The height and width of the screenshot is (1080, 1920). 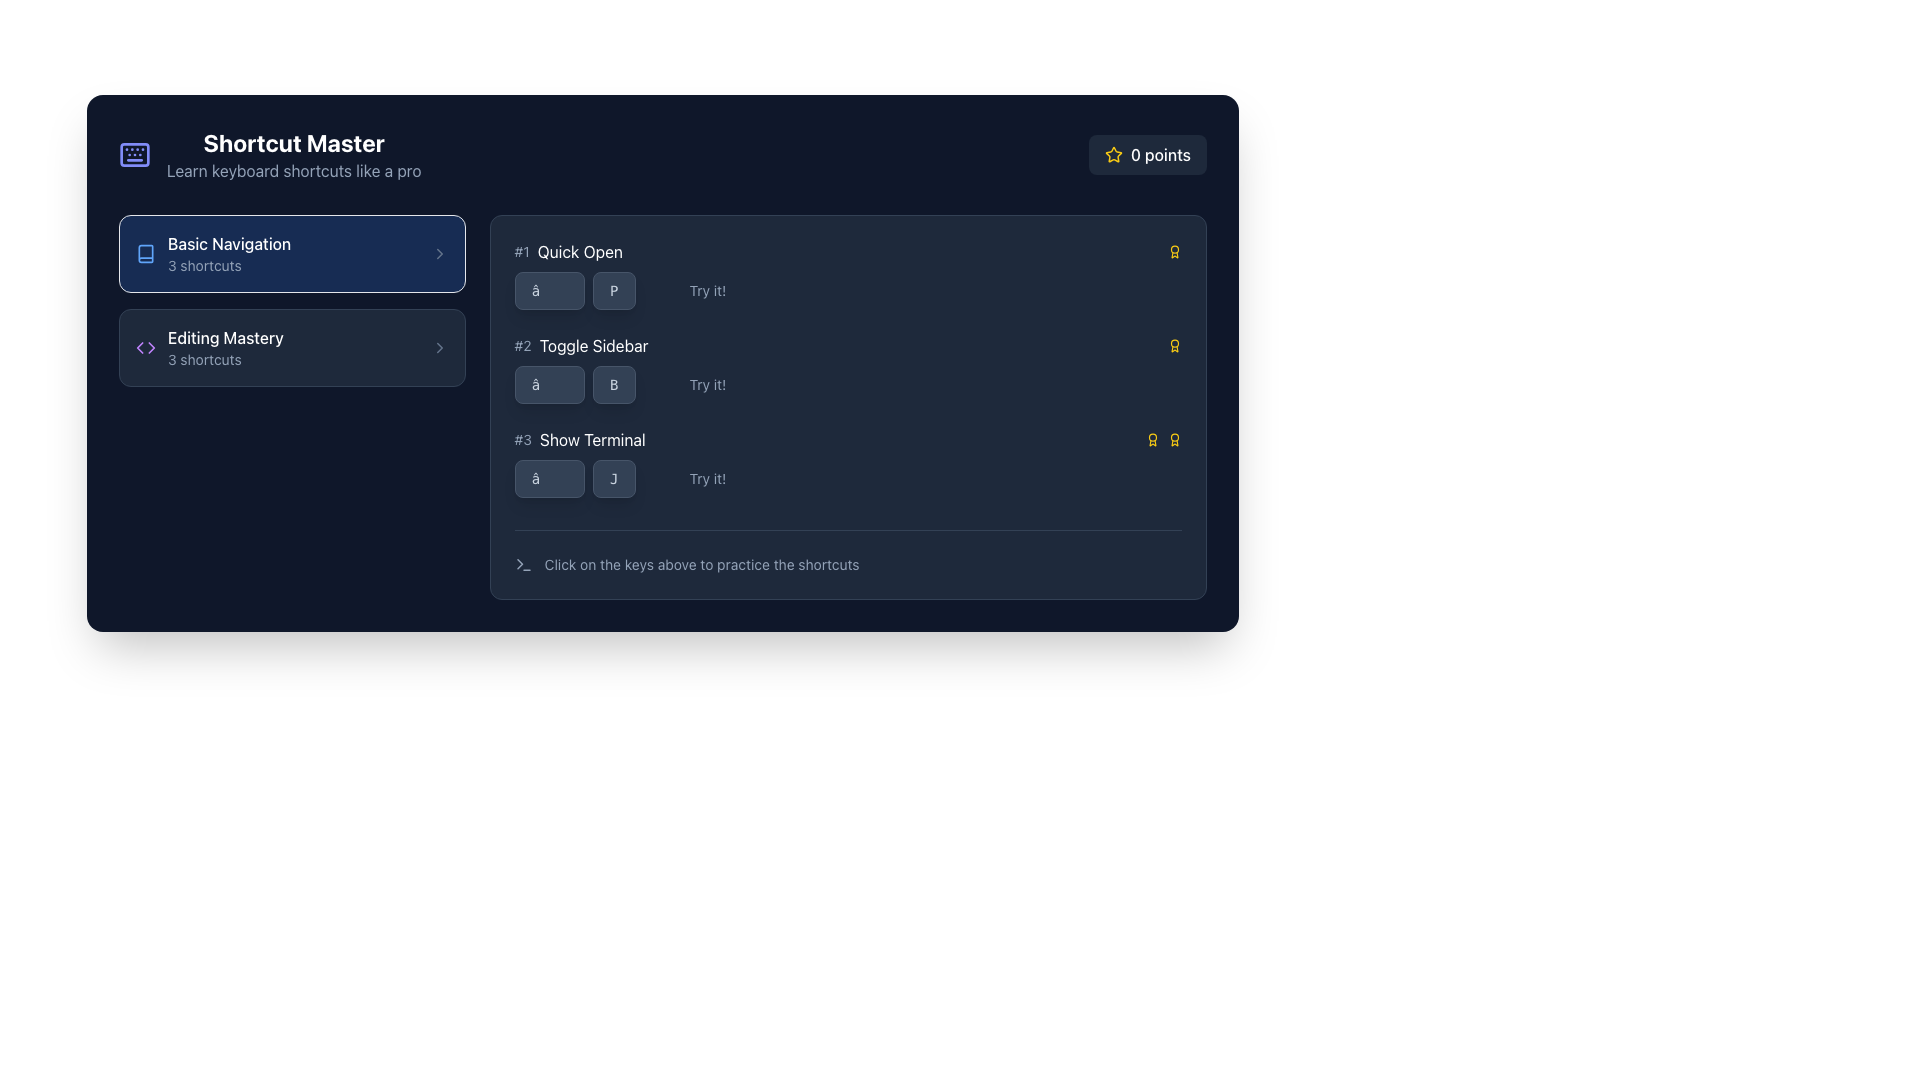 What do you see at coordinates (707, 290) in the screenshot?
I see `the text label displaying 'Try it!' which is styled with a light slate color and is positioned to the right of the 'Quick Open' option in the UI` at bounding box center [707, 290].